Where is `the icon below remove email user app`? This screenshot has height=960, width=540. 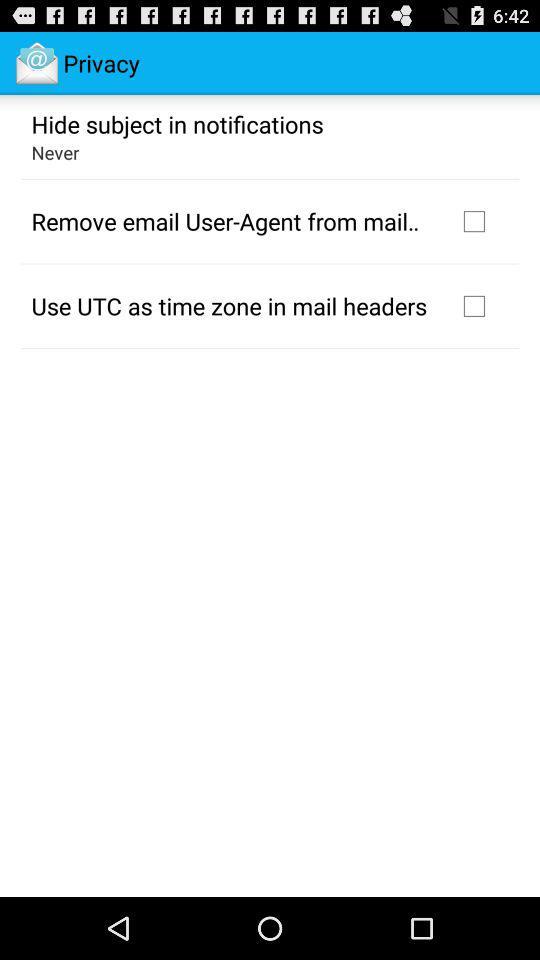
the icon below remove email user app is located at coordinates (228, 305).